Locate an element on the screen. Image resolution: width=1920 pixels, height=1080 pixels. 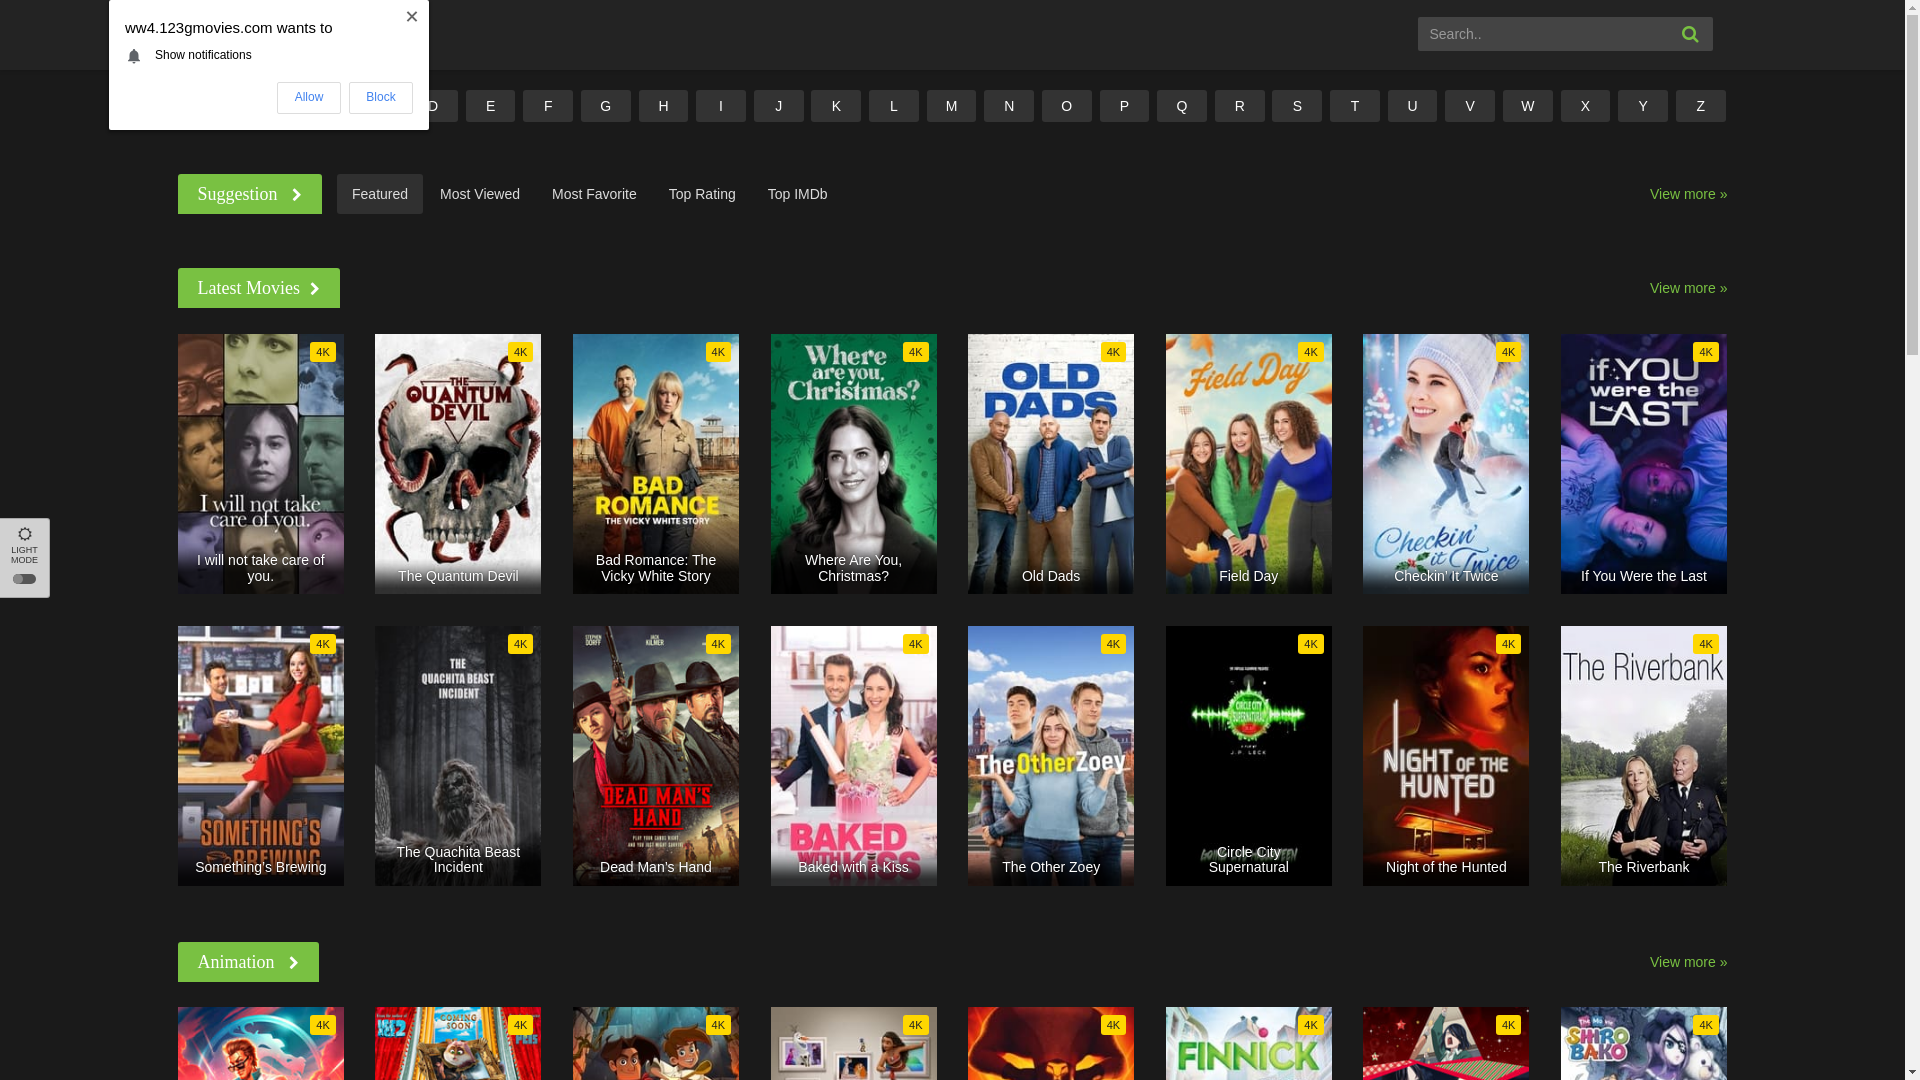
'4K is located at coordinates (1050, 463).